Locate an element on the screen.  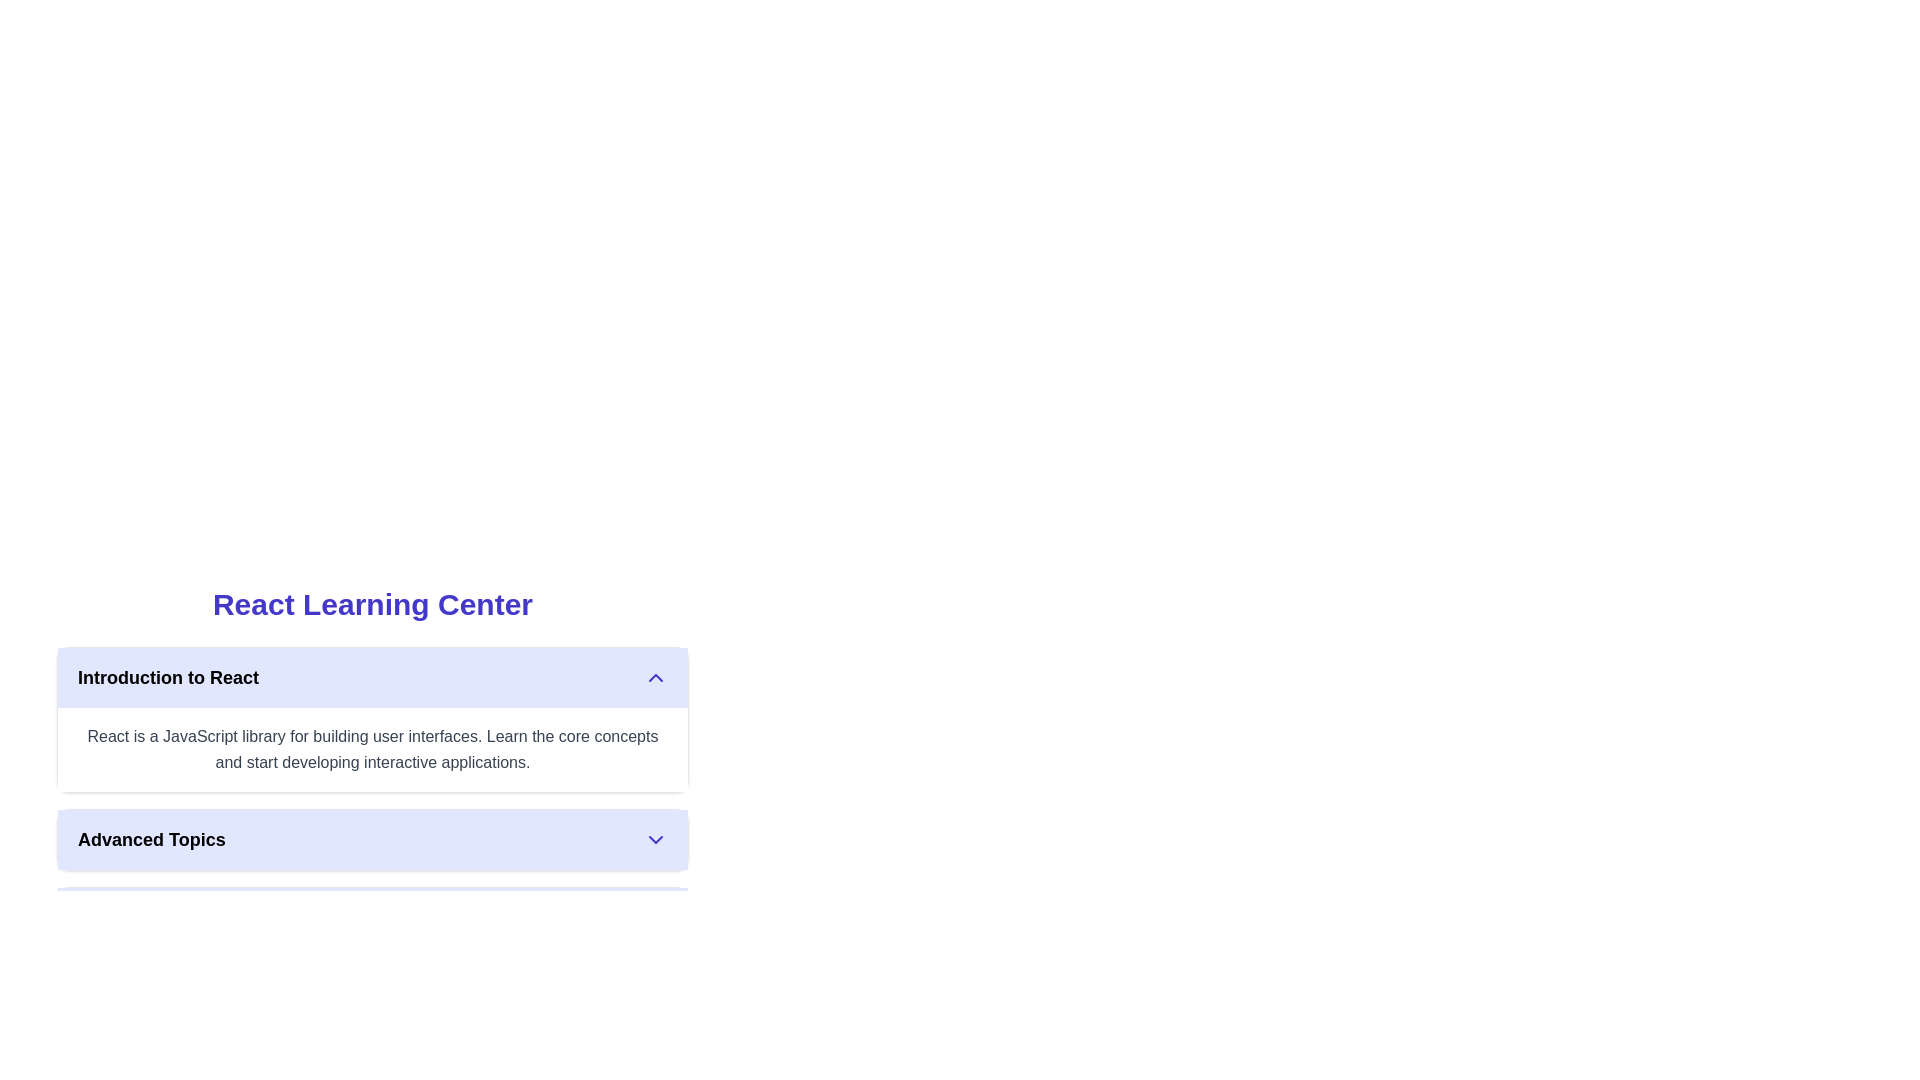
the chevron down icon located at the rightmost part of the 'Advanced Topics' section to trigger tooltip or animation effects is located at coordinates (656, 840).